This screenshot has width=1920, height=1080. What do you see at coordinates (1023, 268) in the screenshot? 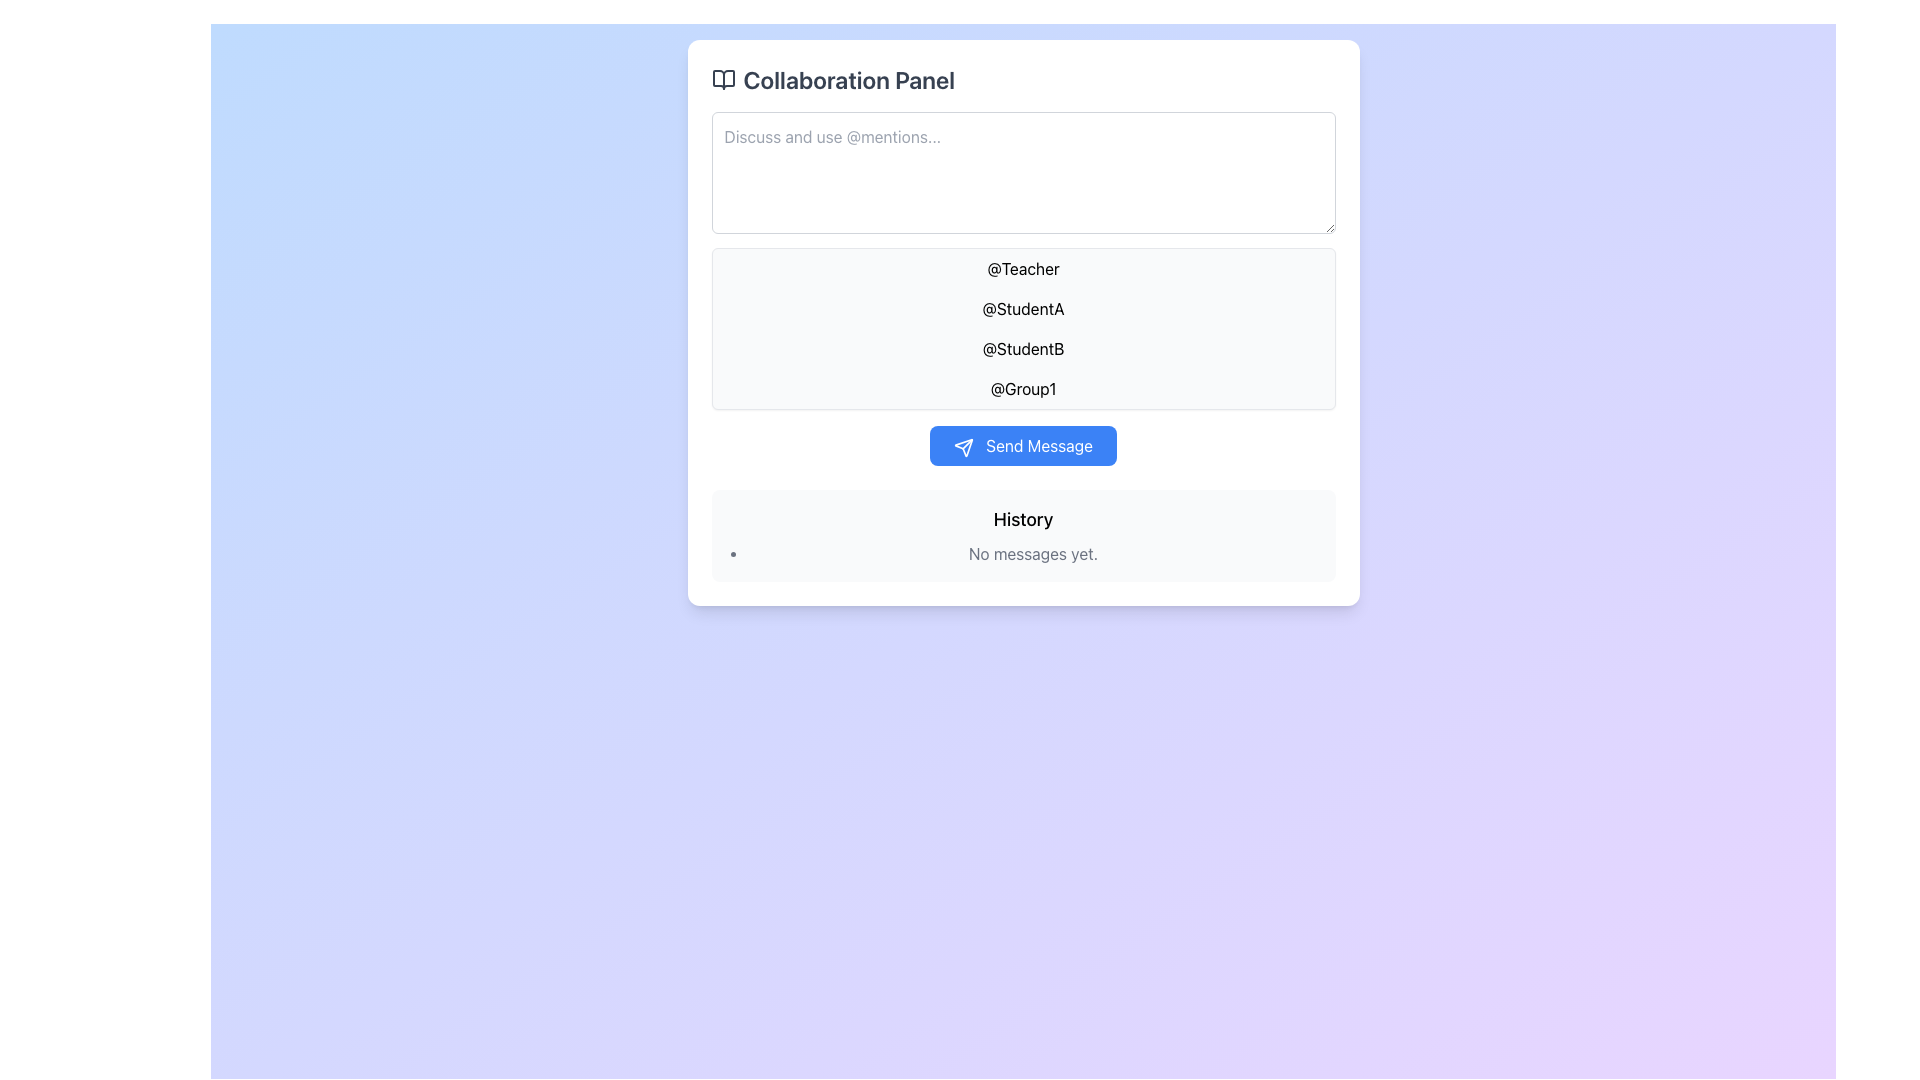
I see `the list item labeled '@Teacher'` at bounding box center [1023, 268].